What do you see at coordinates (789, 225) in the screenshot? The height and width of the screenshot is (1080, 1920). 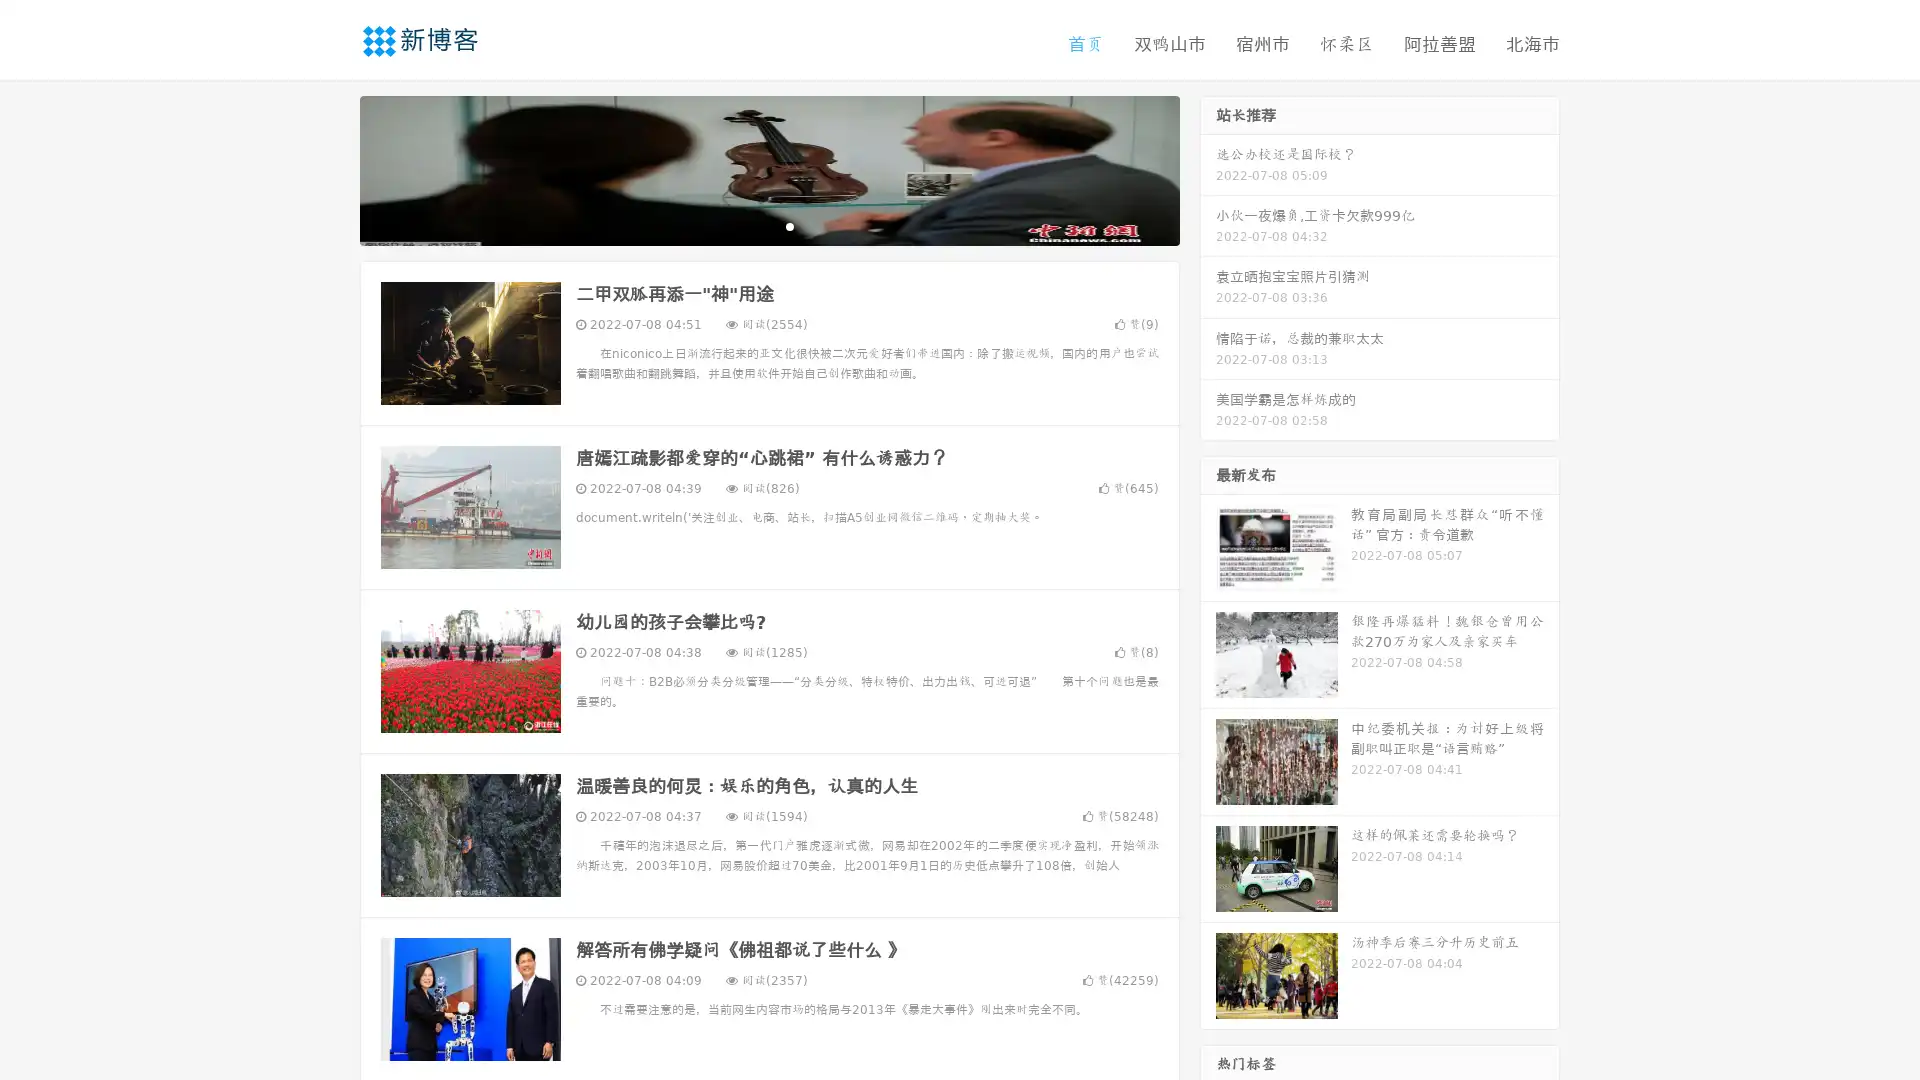 I see `Go to slide 3` at bounding box center [789, 225].